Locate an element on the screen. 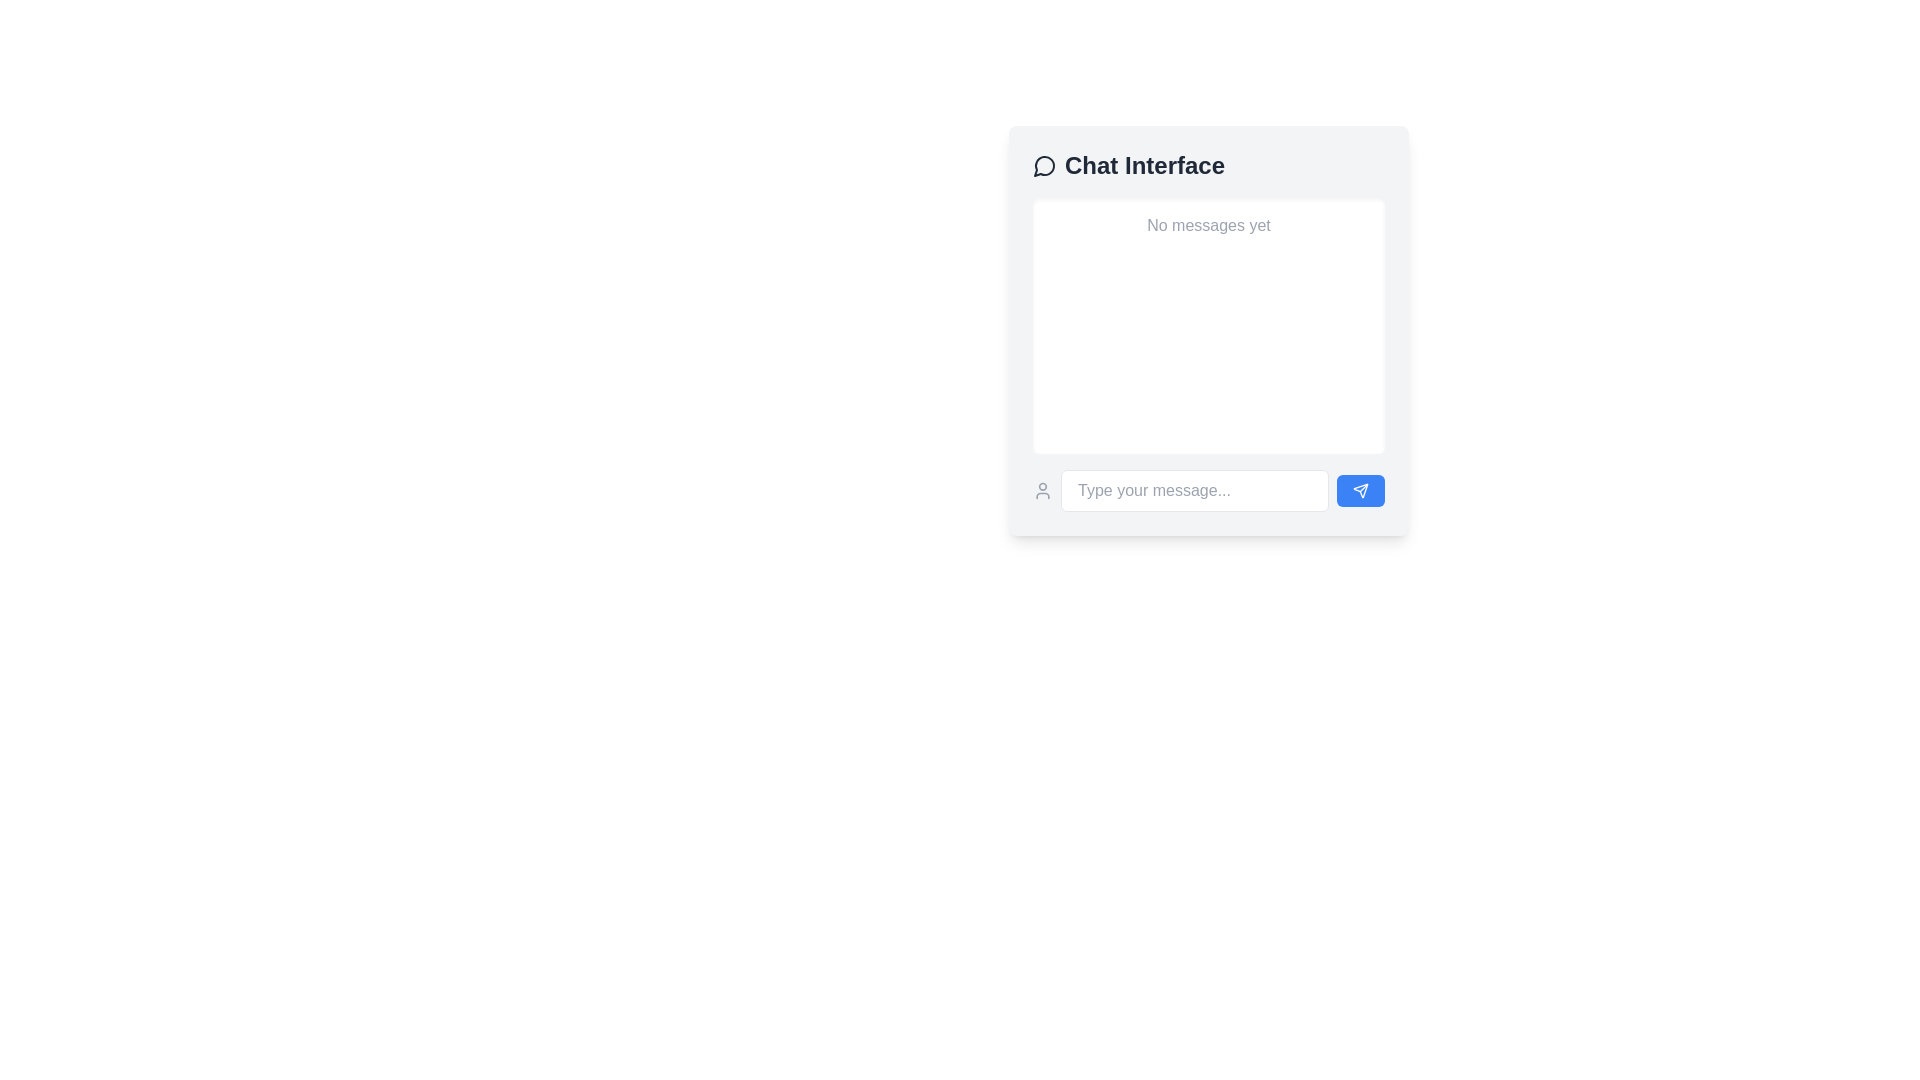  the 'Send' button represented by a paper airplane icon located at the bottom-right corner of the chat interface is located at coordinates (1360, 490).